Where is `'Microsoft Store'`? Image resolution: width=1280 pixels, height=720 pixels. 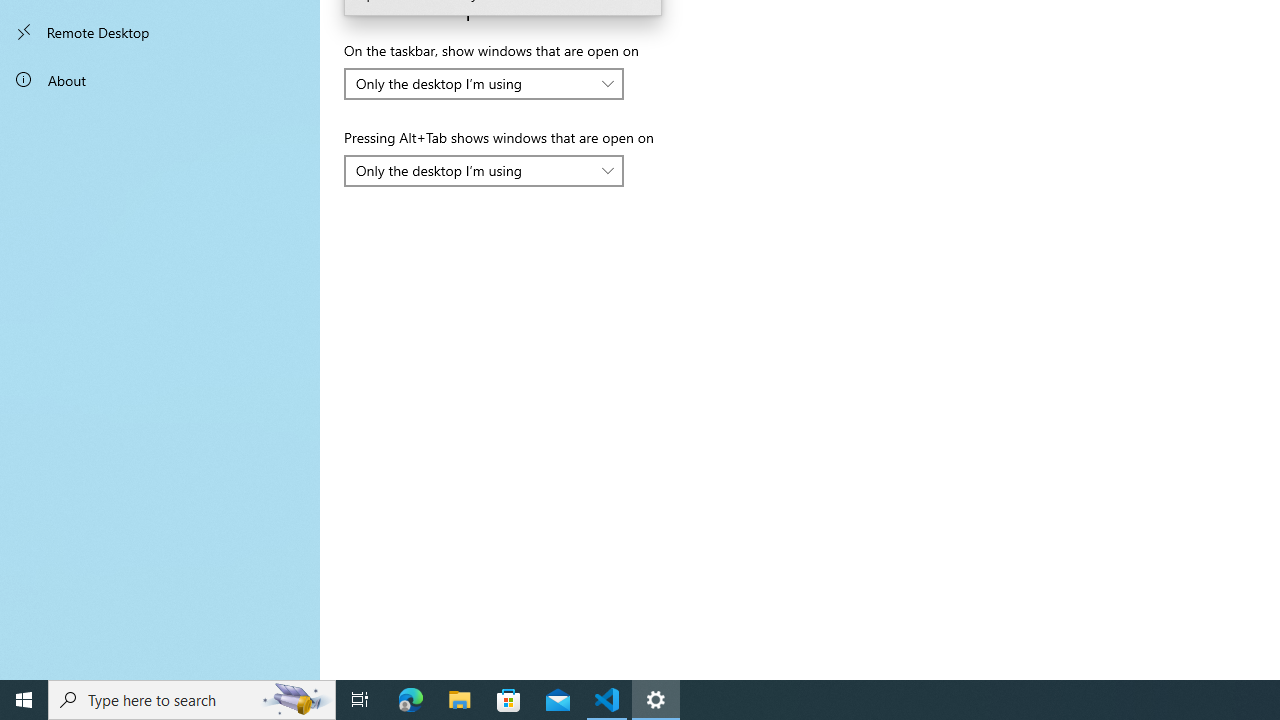
'Microsoft Store' is located at coordinates (509, 698).